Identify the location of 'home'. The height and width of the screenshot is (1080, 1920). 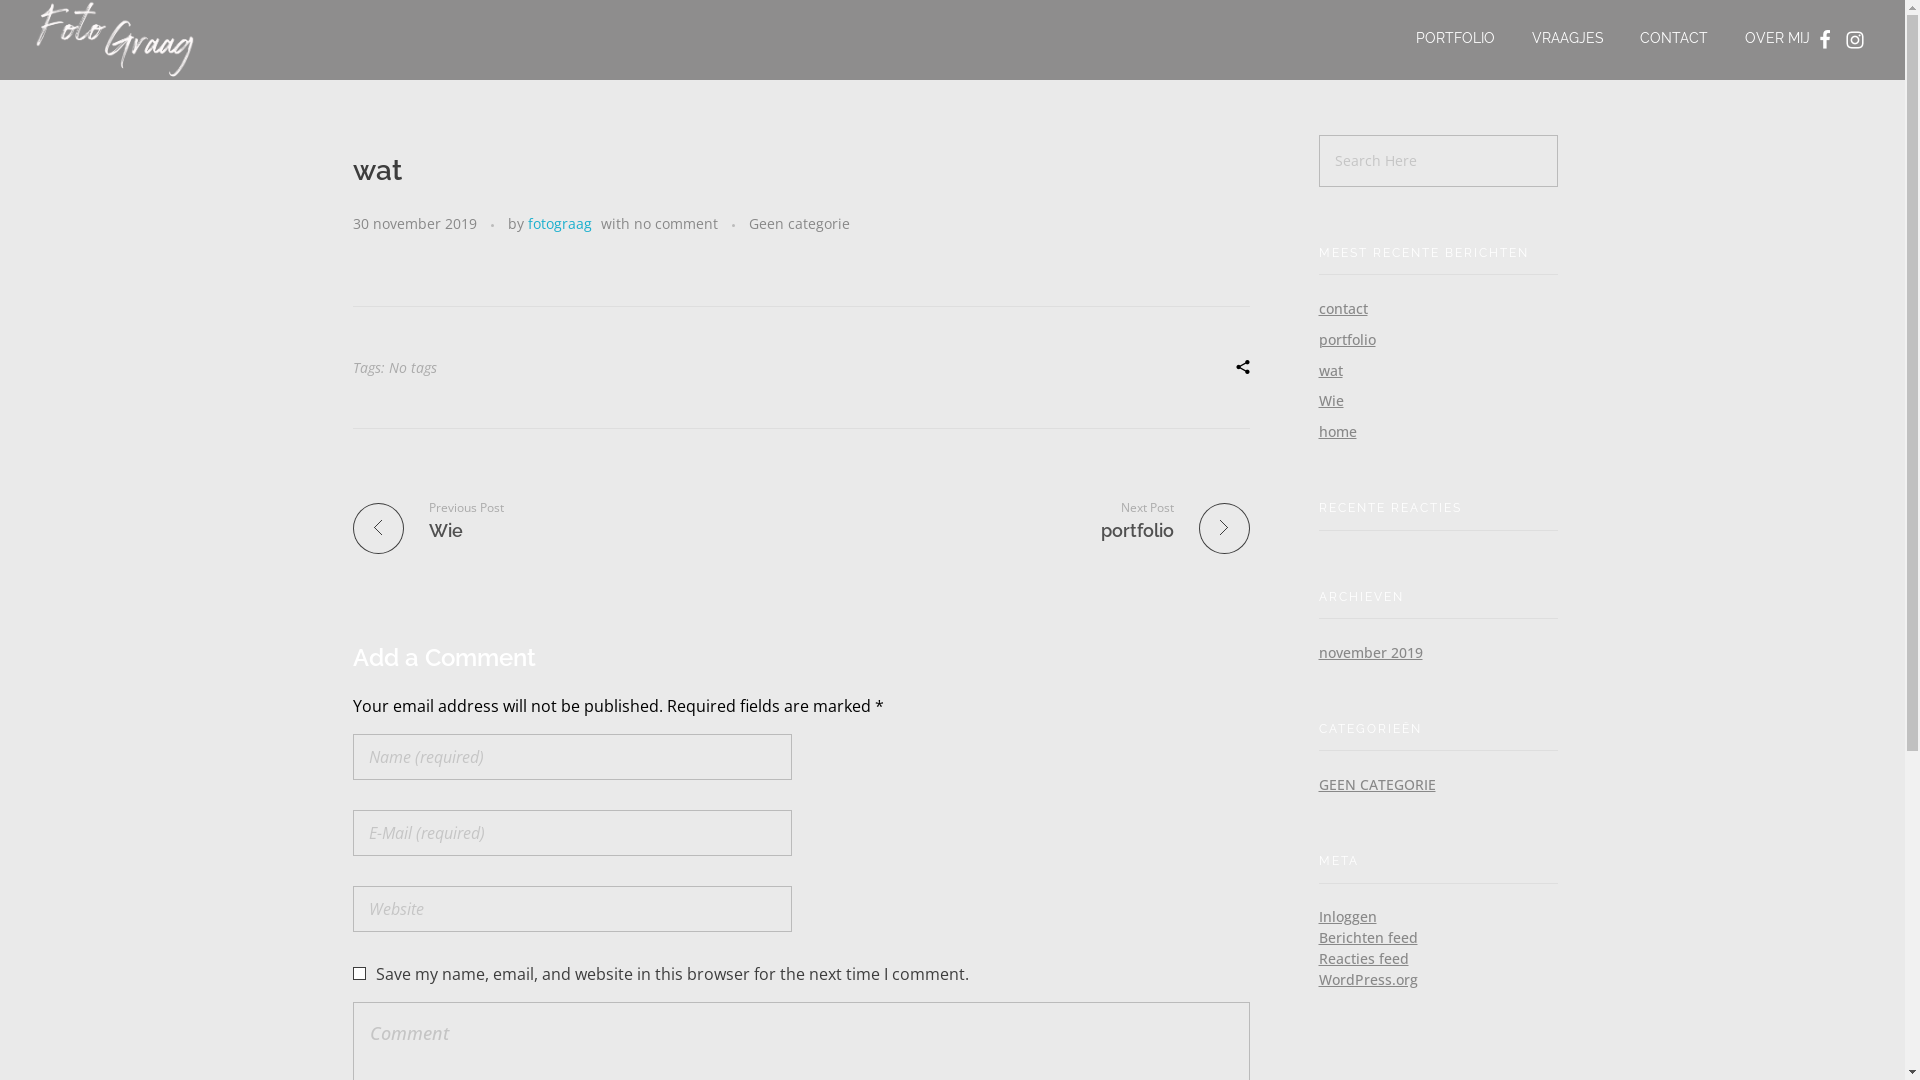
(1337, 430).